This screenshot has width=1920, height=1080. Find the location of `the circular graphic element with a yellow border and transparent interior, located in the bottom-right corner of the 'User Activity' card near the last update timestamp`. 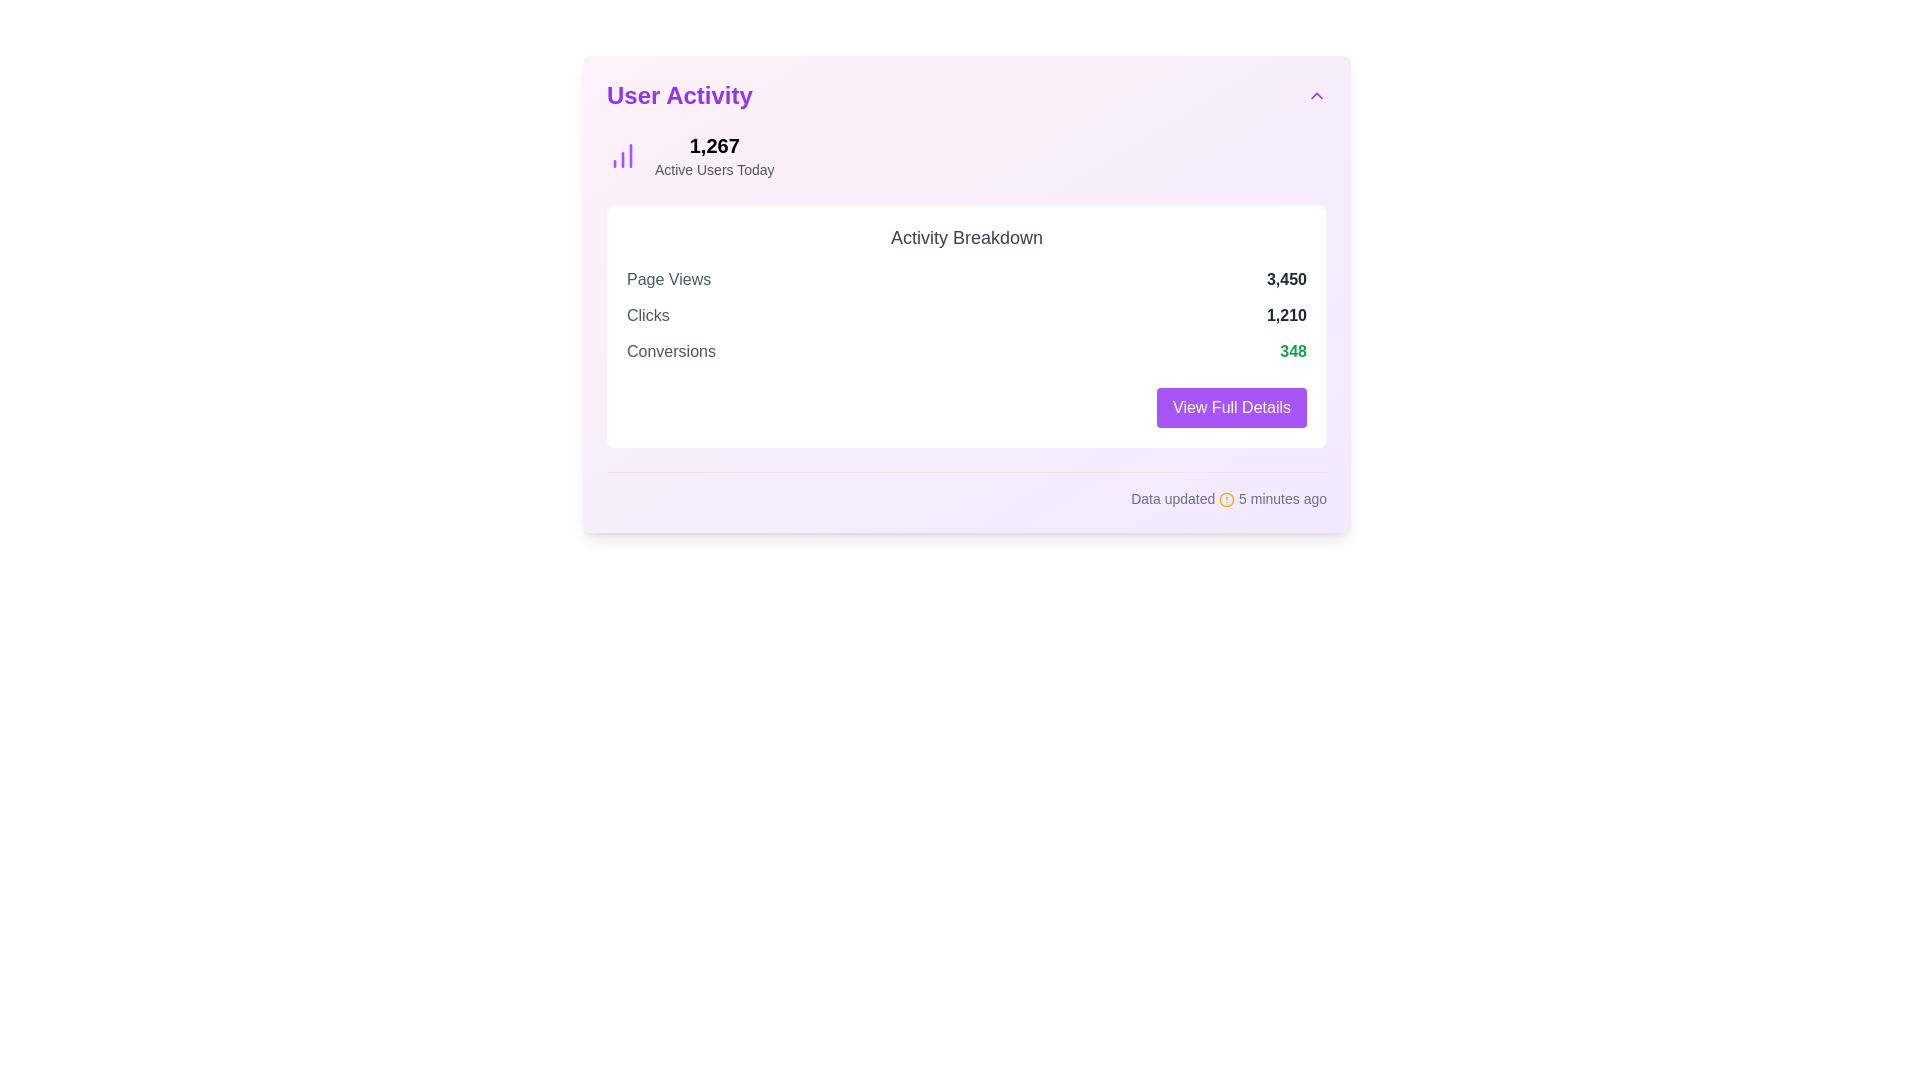

the circular graphic element with a yellow border and transparent interior, located in the bottom-right corner of the 'User Activity' card near the last update timestamp is located at coordinates (1226, 499).